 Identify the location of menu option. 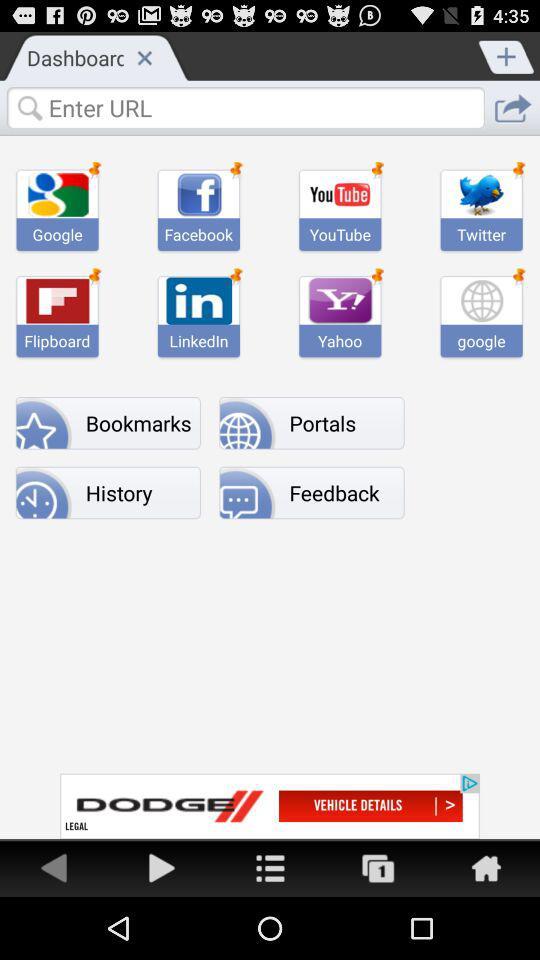
(270, 866).